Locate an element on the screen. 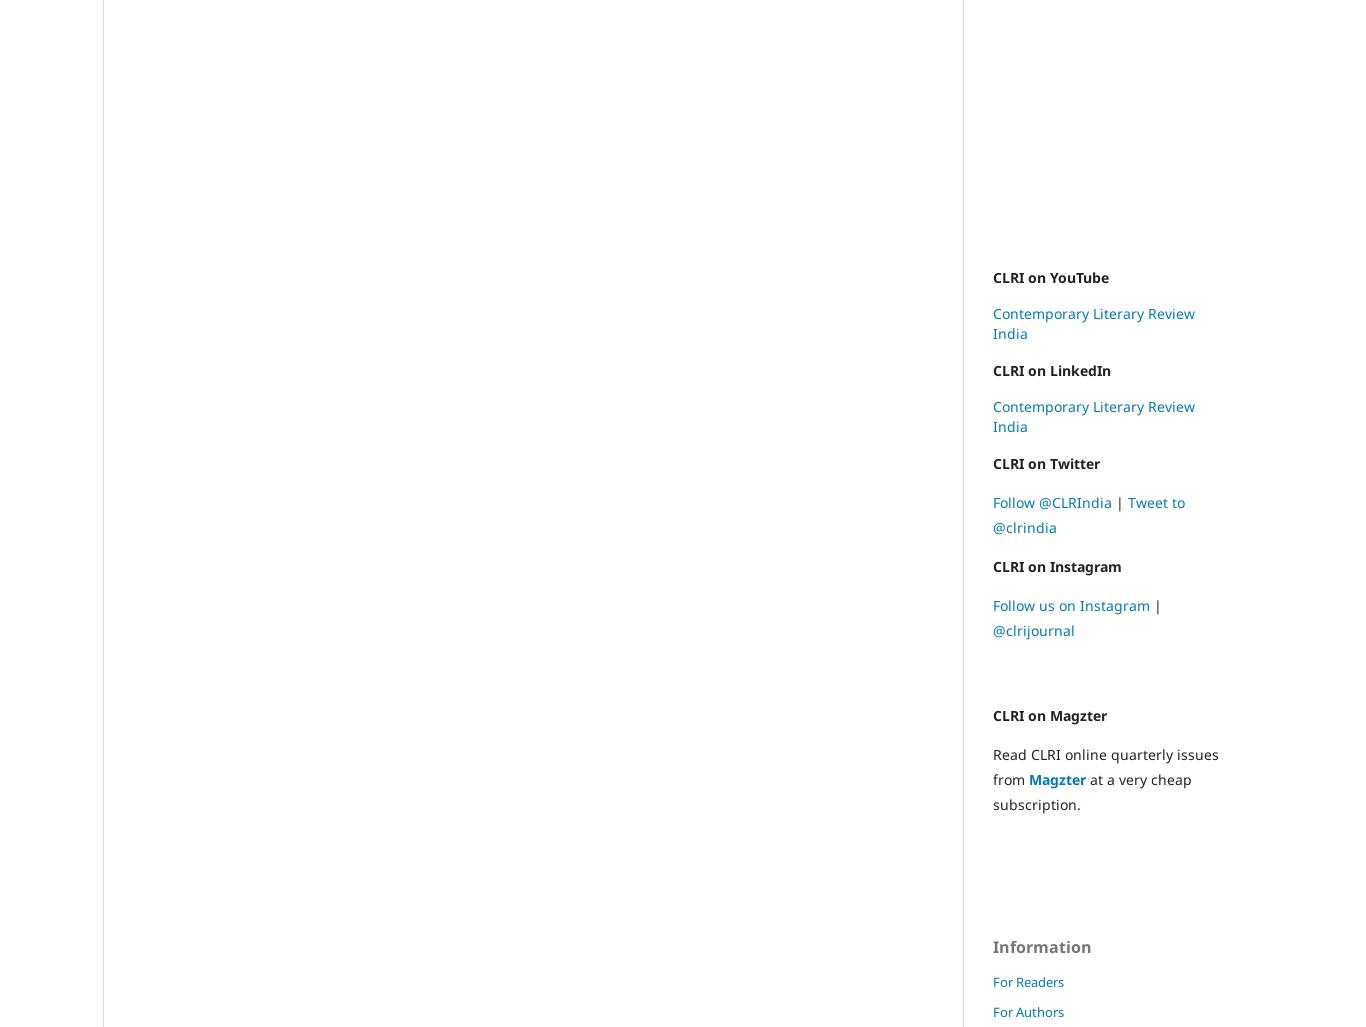 Image resolution: width=1366 pixels, height=1027 pixels. 'Read CLRI online quarterly issues from' is located at coordinates (992, 765).